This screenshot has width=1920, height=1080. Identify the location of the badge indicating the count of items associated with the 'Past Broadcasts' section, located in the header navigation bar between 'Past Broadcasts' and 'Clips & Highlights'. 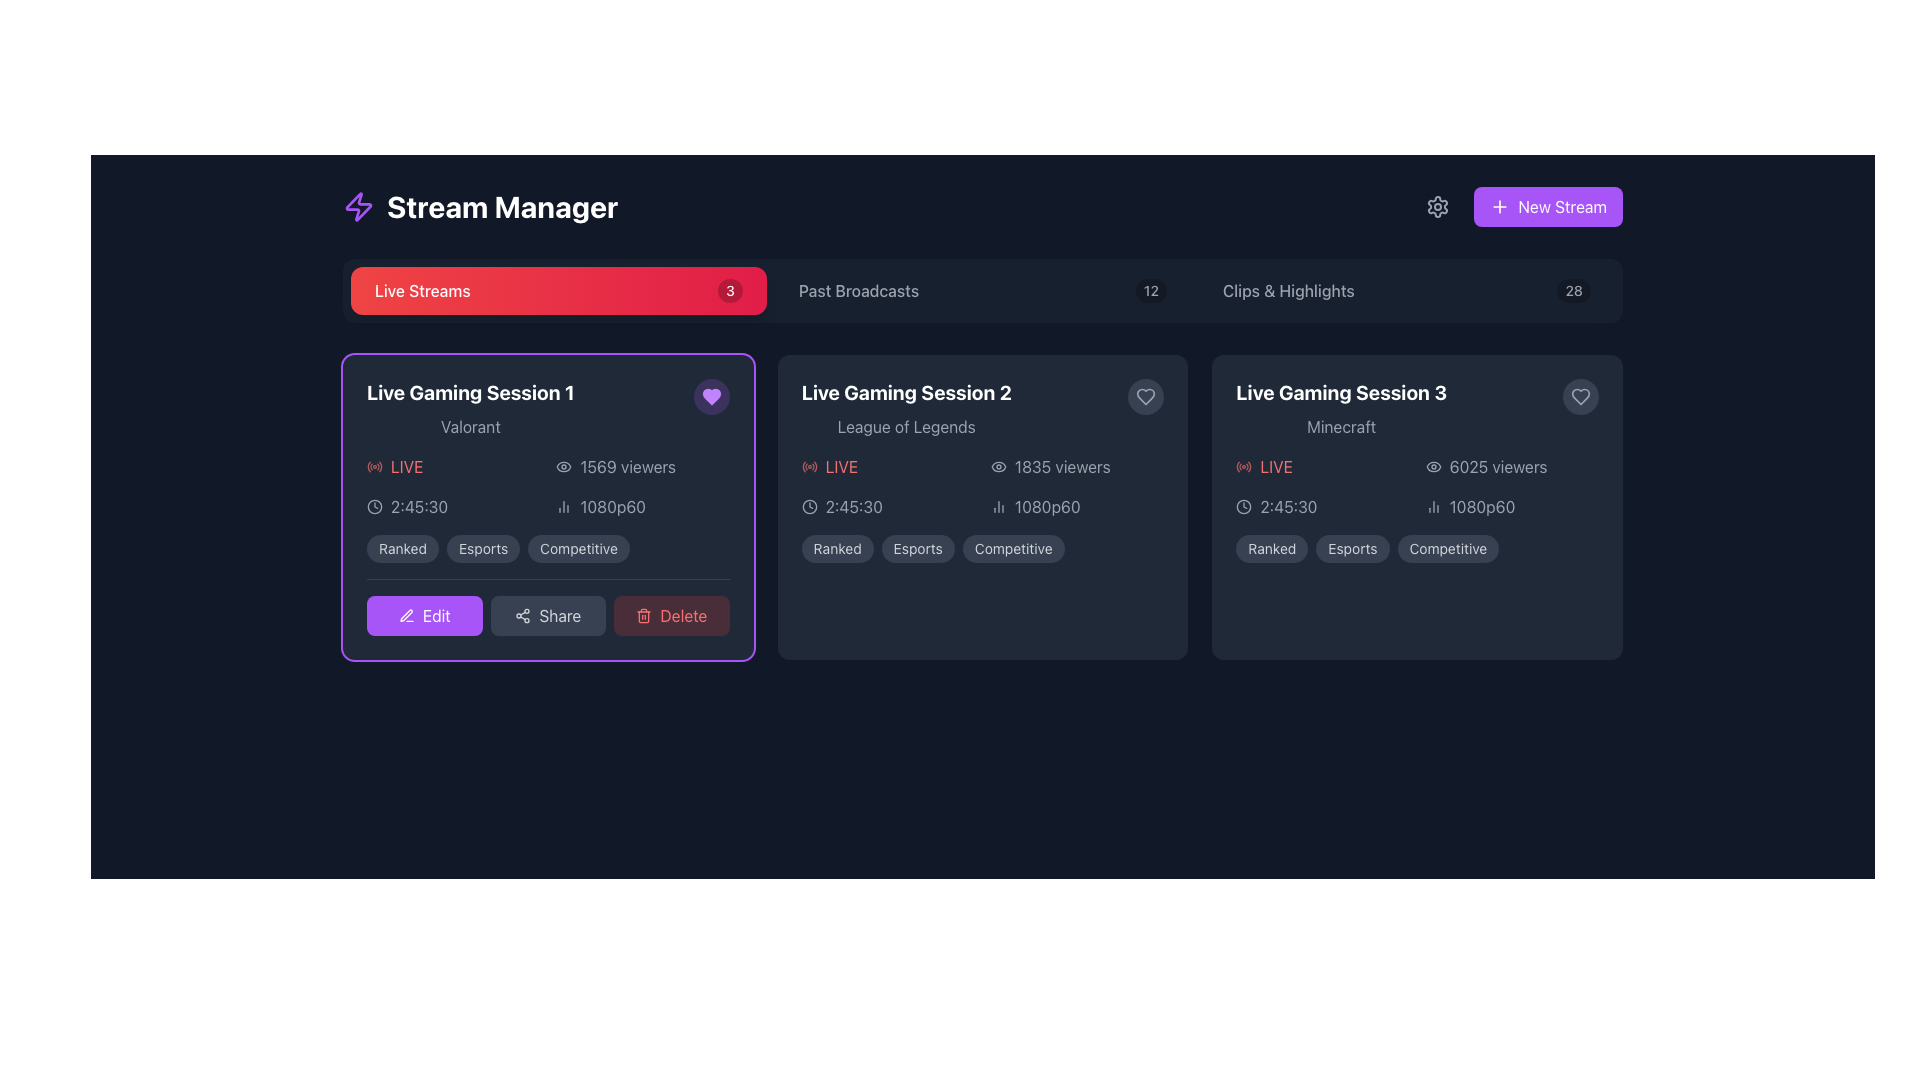
(1151, 290).